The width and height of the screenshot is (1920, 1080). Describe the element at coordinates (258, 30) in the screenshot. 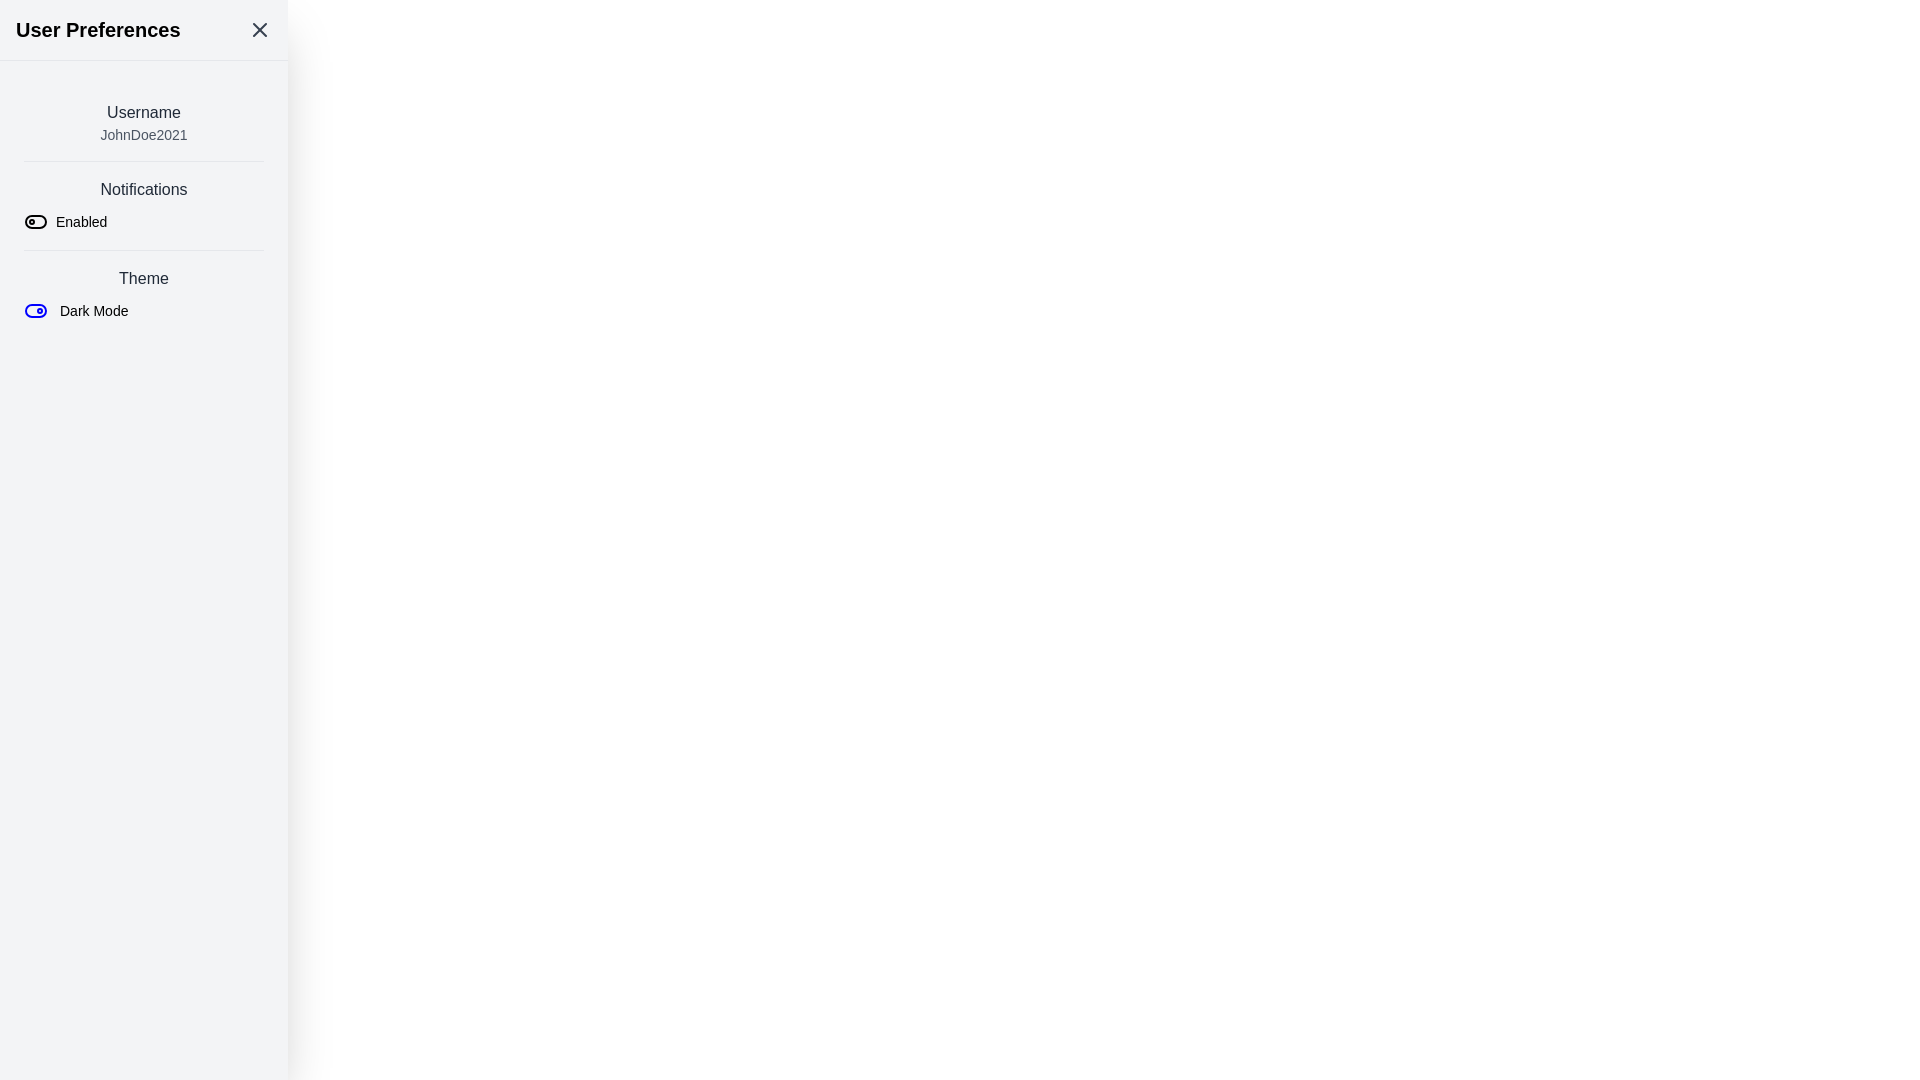

I see `the Close Button Icon, represented by an 'X' shape, located in the top-right corner of the 'User Preferences' sidebar` at that location.